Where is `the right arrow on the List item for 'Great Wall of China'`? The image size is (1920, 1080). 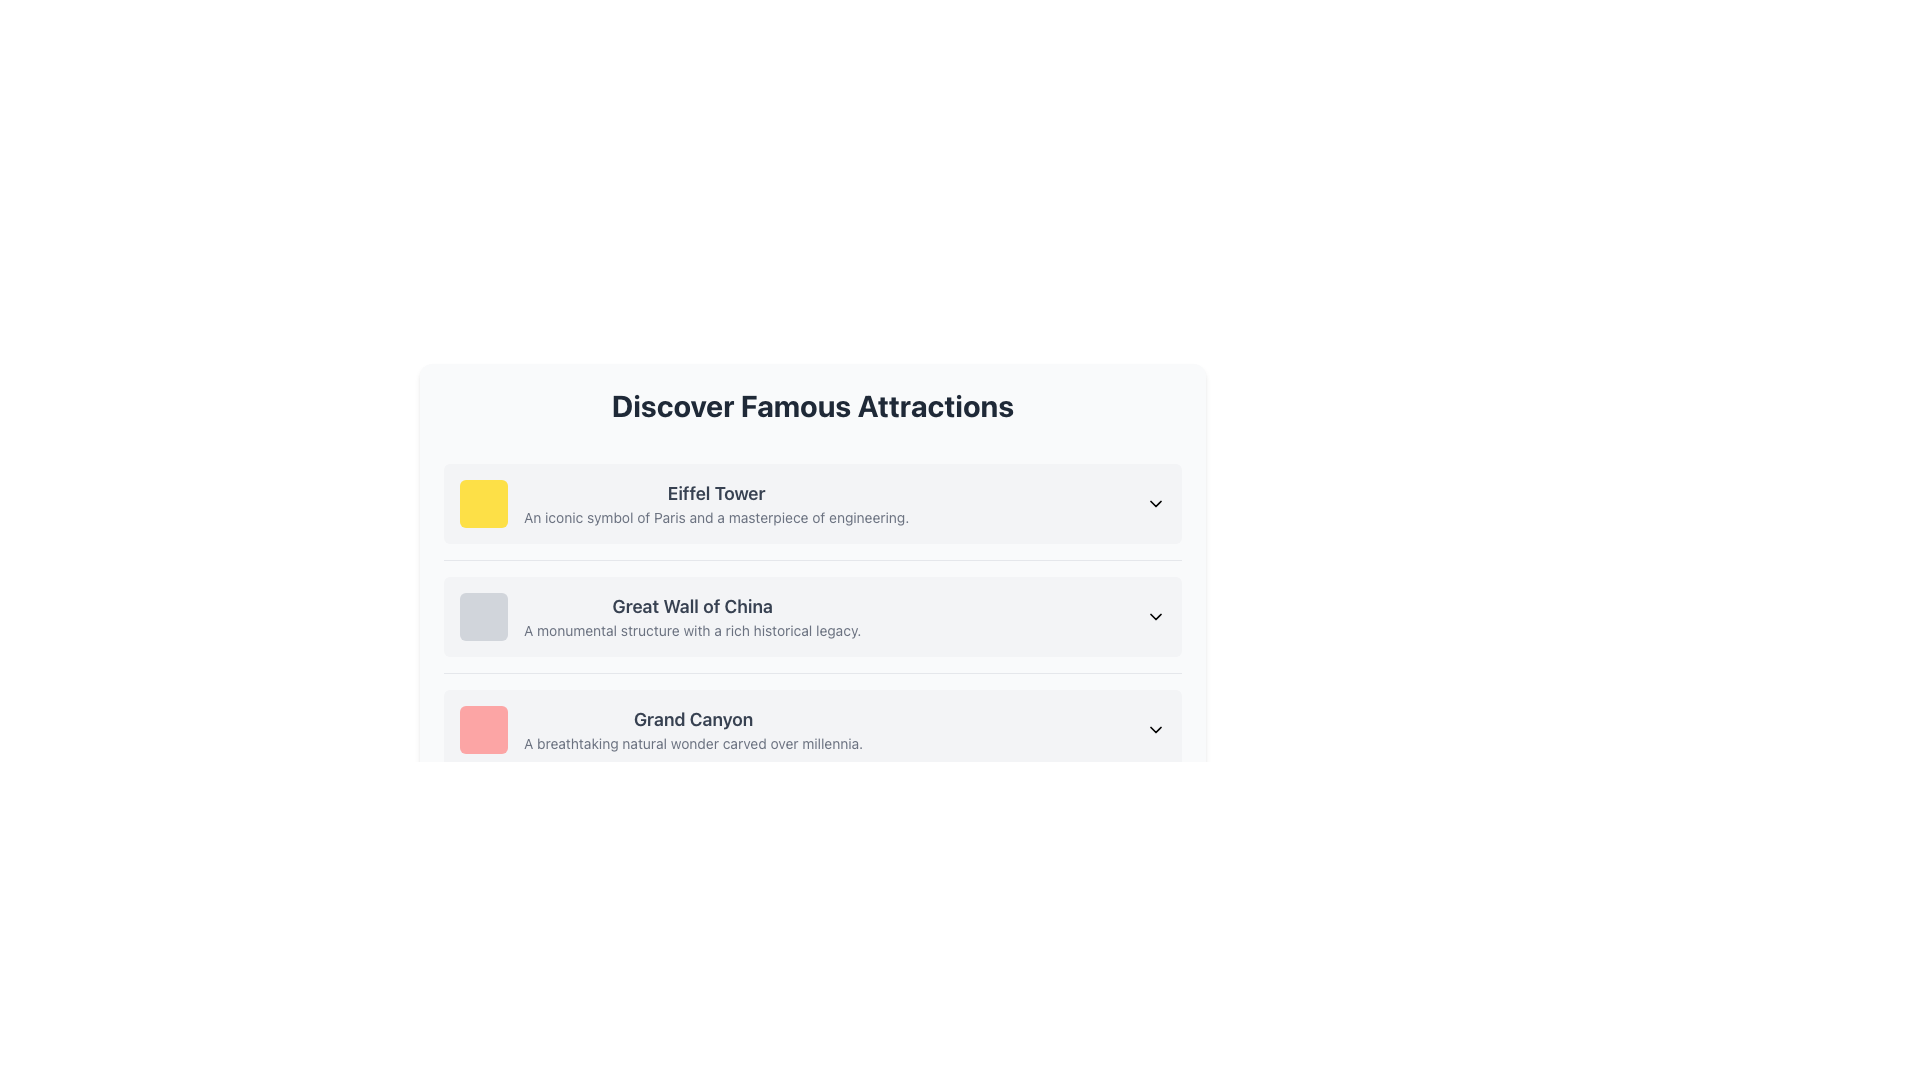
the right arrow on the List item for 'Great Wall of China' is located at coordinates (812, 616).